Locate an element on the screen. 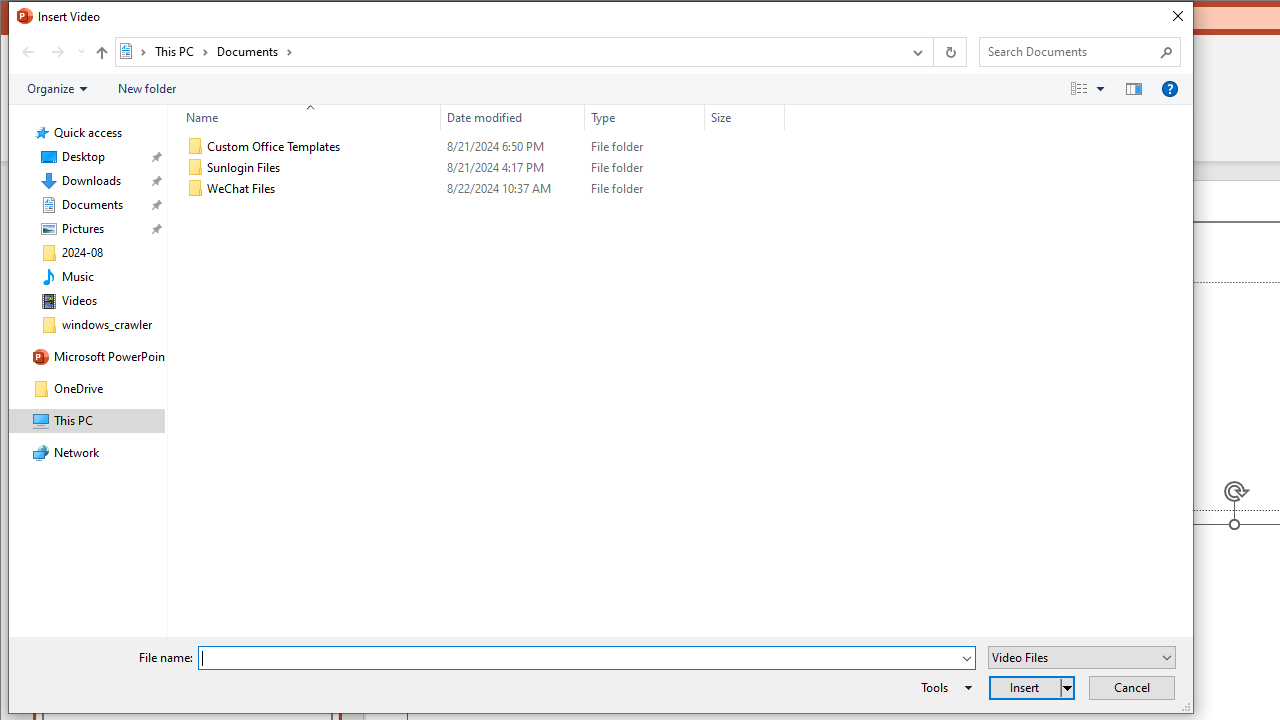 The height and width of the screenshot is (720, 1280). 'Custom Office Templates' is located at coordinates (481, 145).